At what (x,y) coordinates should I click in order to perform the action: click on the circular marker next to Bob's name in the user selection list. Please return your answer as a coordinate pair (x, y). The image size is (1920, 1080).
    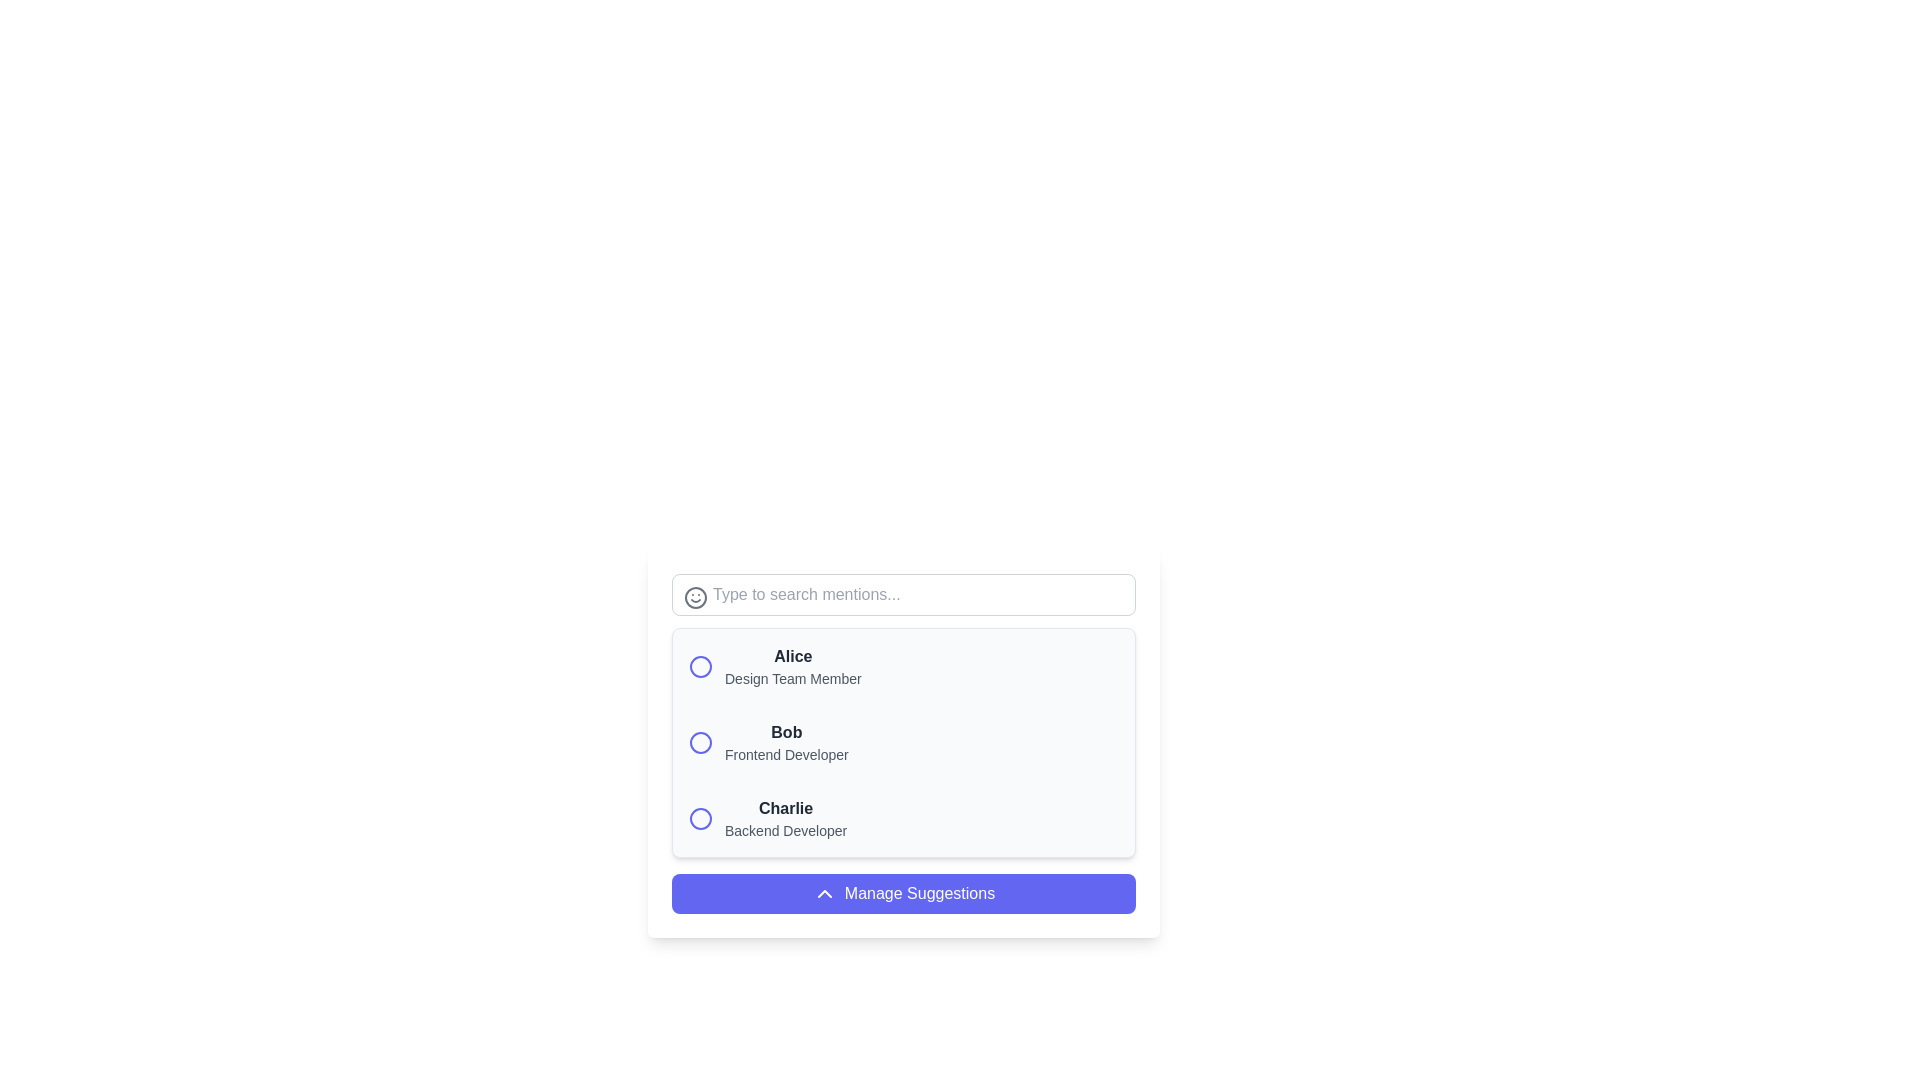
    Looking at the image, I should click on (700, 743).